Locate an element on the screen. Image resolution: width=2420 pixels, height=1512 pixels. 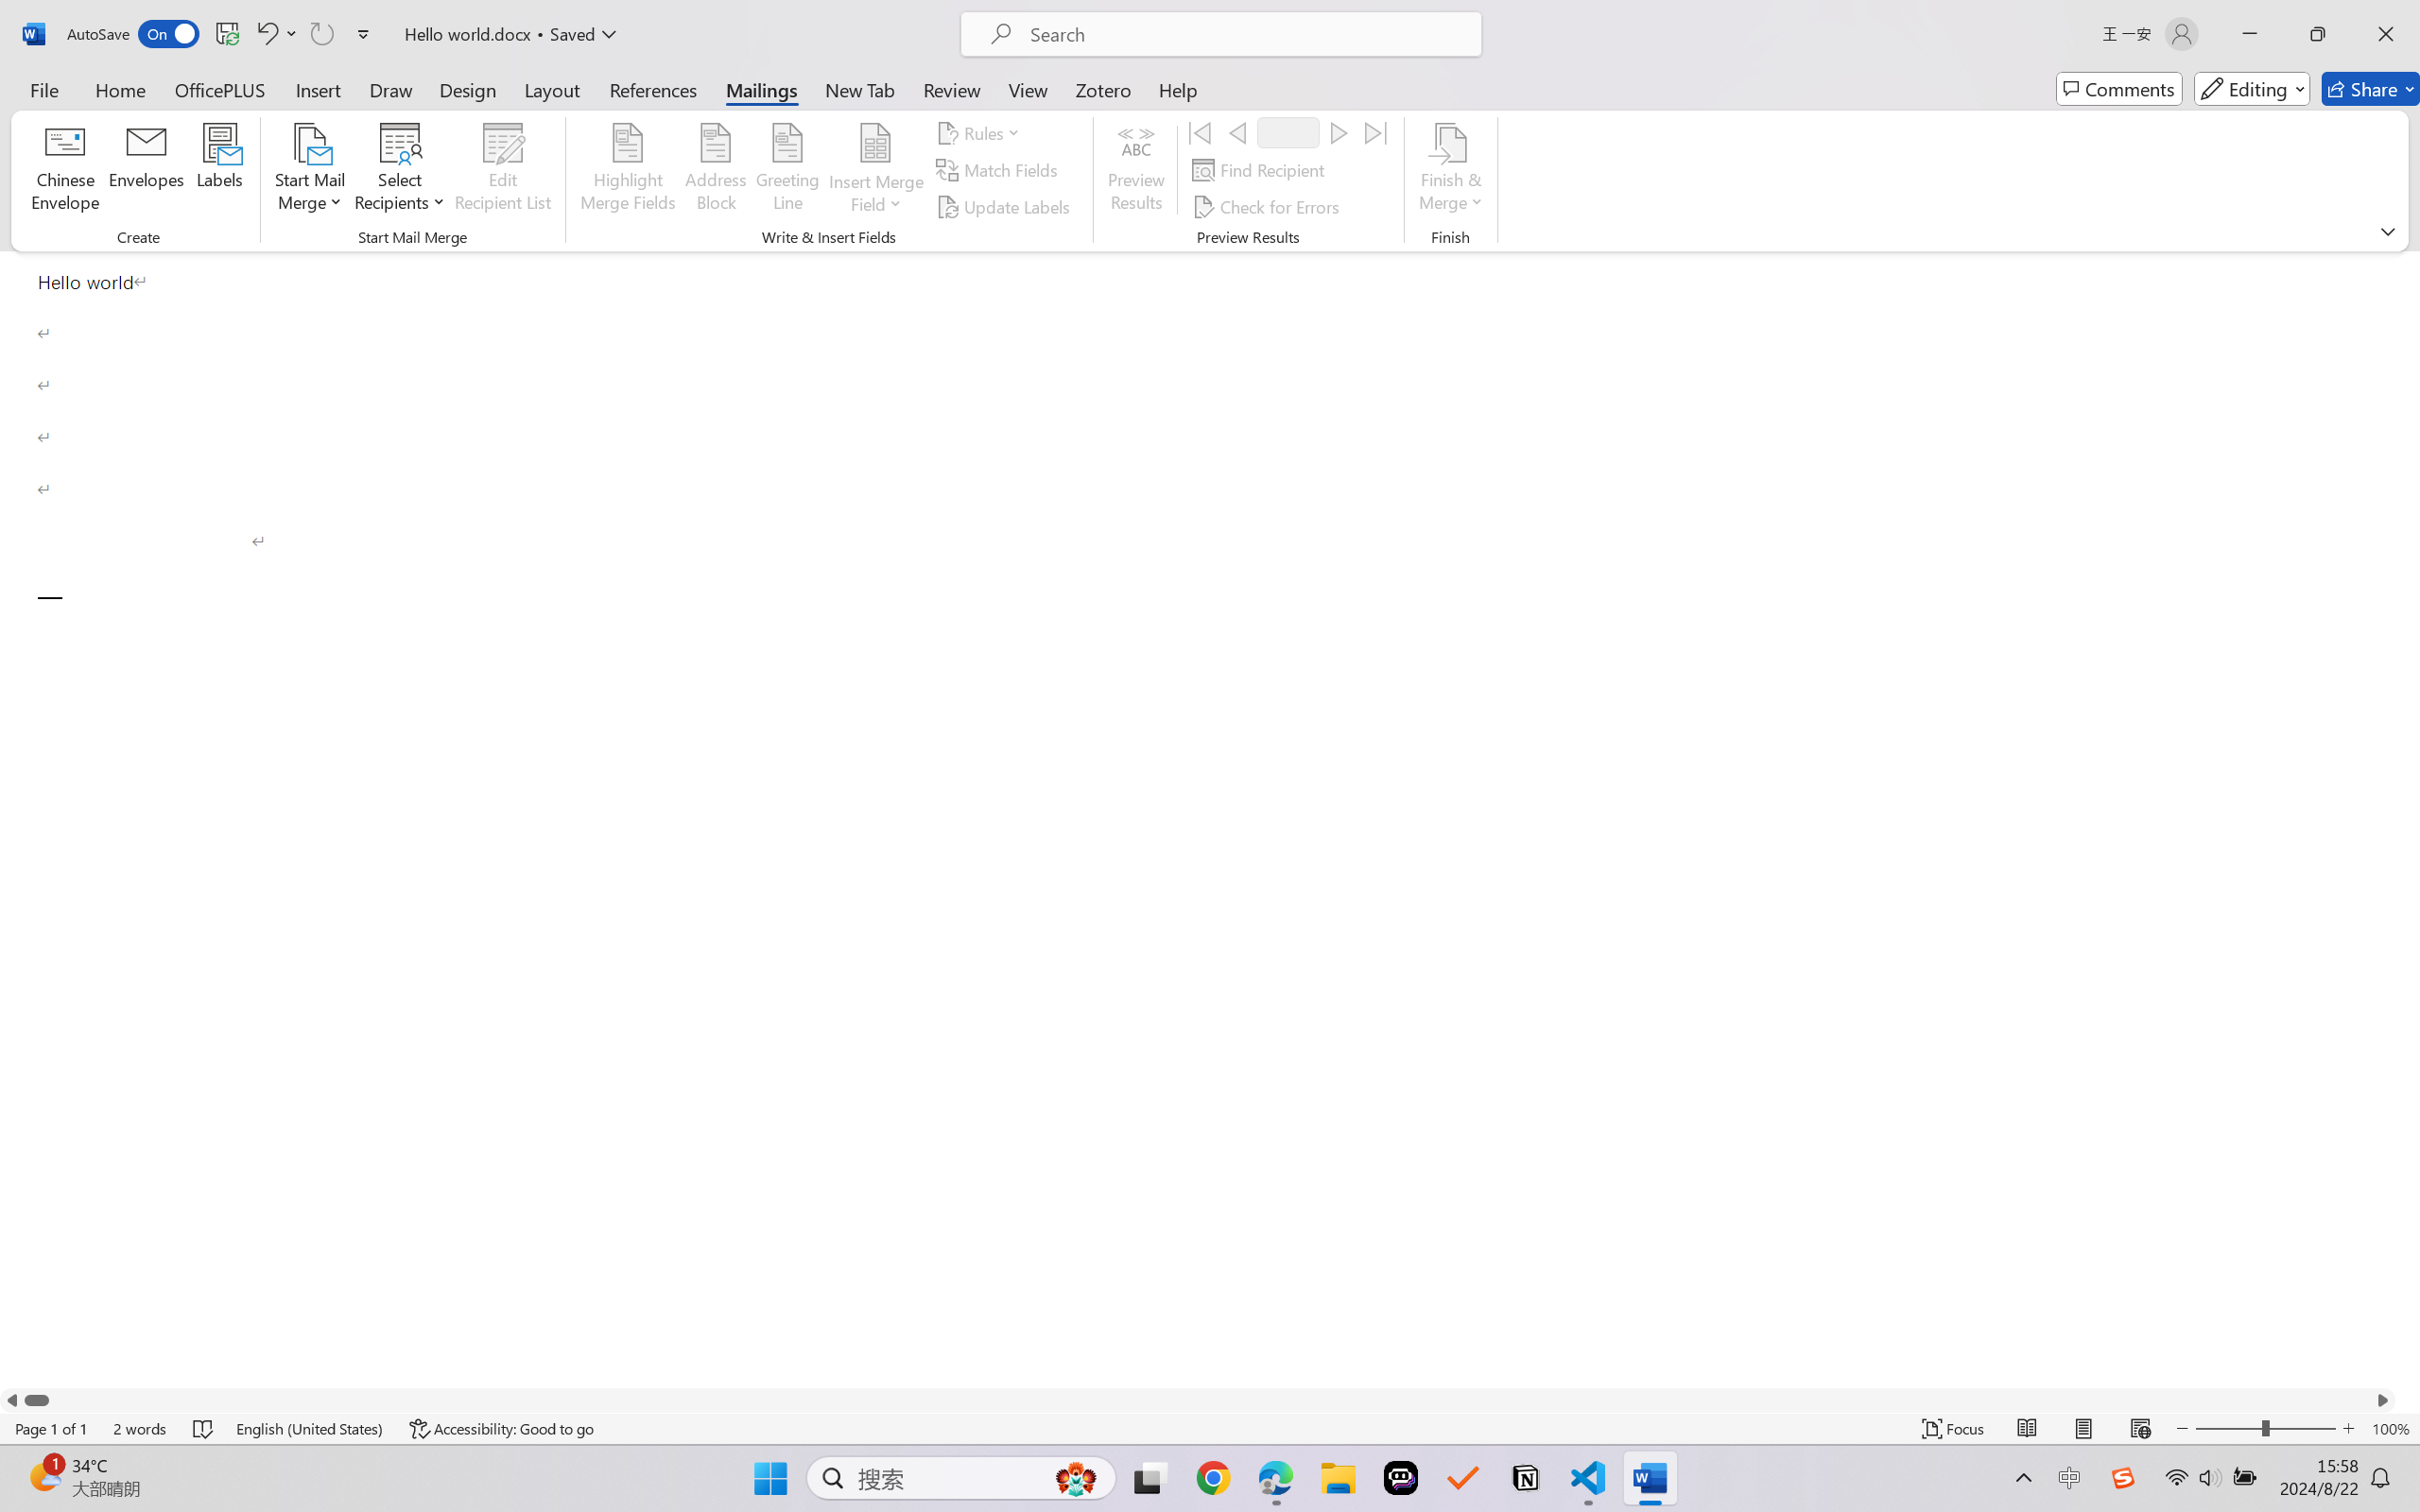
'Find Recipient...' is located at coordinates (1259, 170).